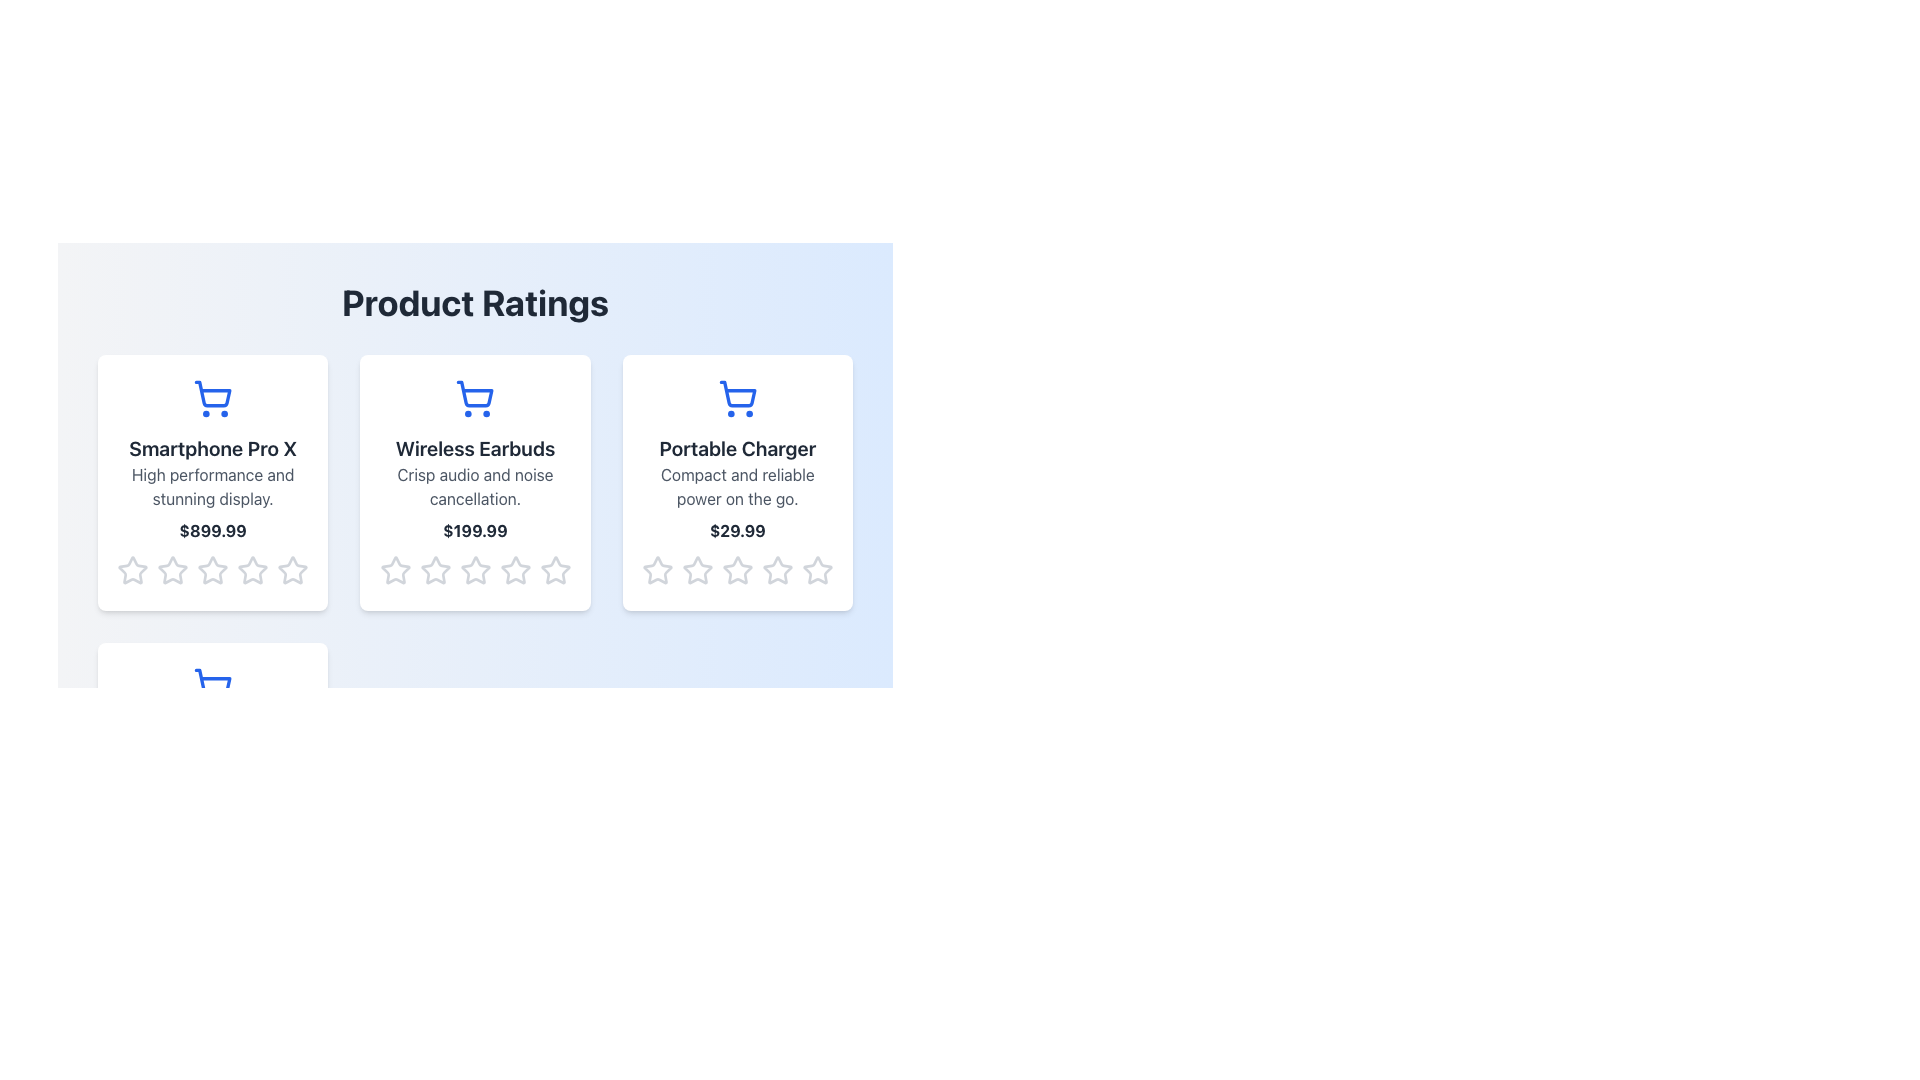  Describe the element at coordinates (736, 570) in the screenshot. I see `on the fourth star icon in the star rating row below the card for the 'Portable Charger'` at that location.